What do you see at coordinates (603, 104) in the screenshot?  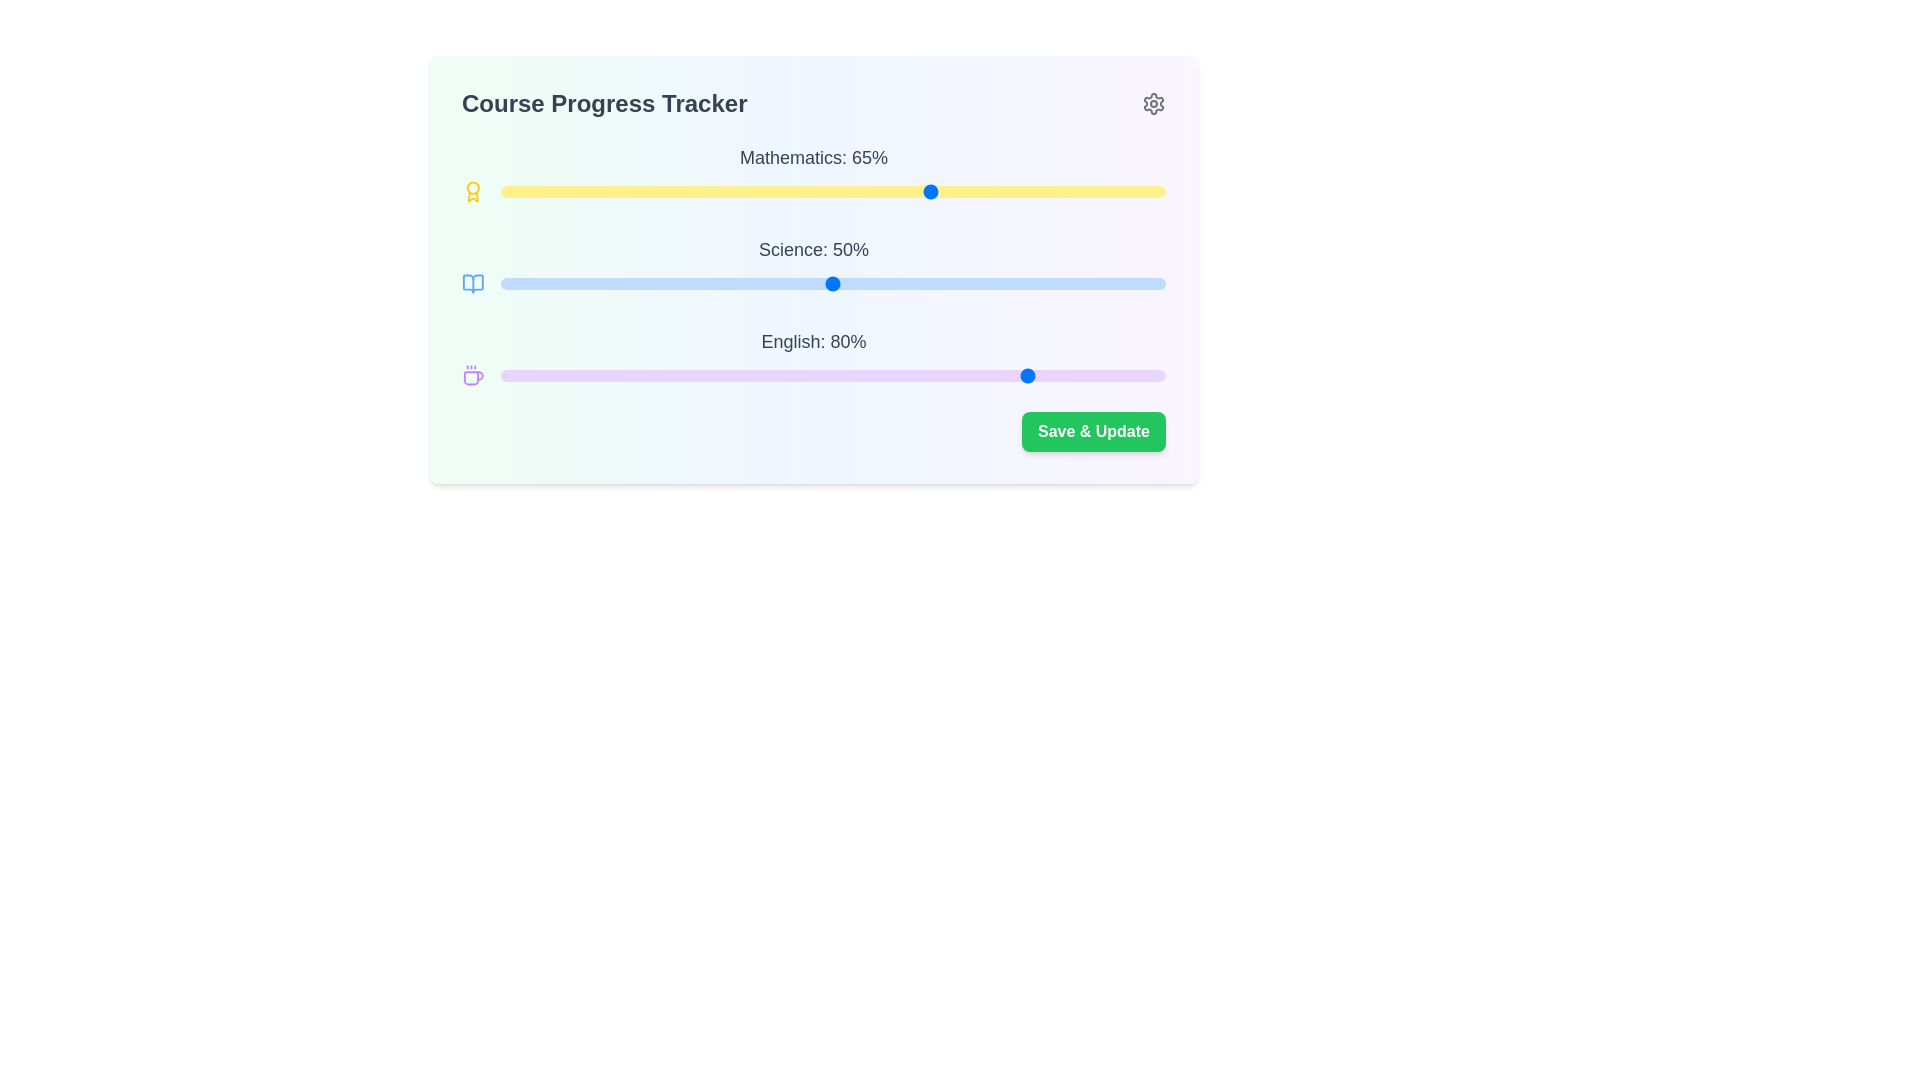 I see `text from the 'Course Progress Tracker' label, which is displayed in a bold and large font with a gray color, located at the top-left corner of the panel` at bounding box center [603, 104].